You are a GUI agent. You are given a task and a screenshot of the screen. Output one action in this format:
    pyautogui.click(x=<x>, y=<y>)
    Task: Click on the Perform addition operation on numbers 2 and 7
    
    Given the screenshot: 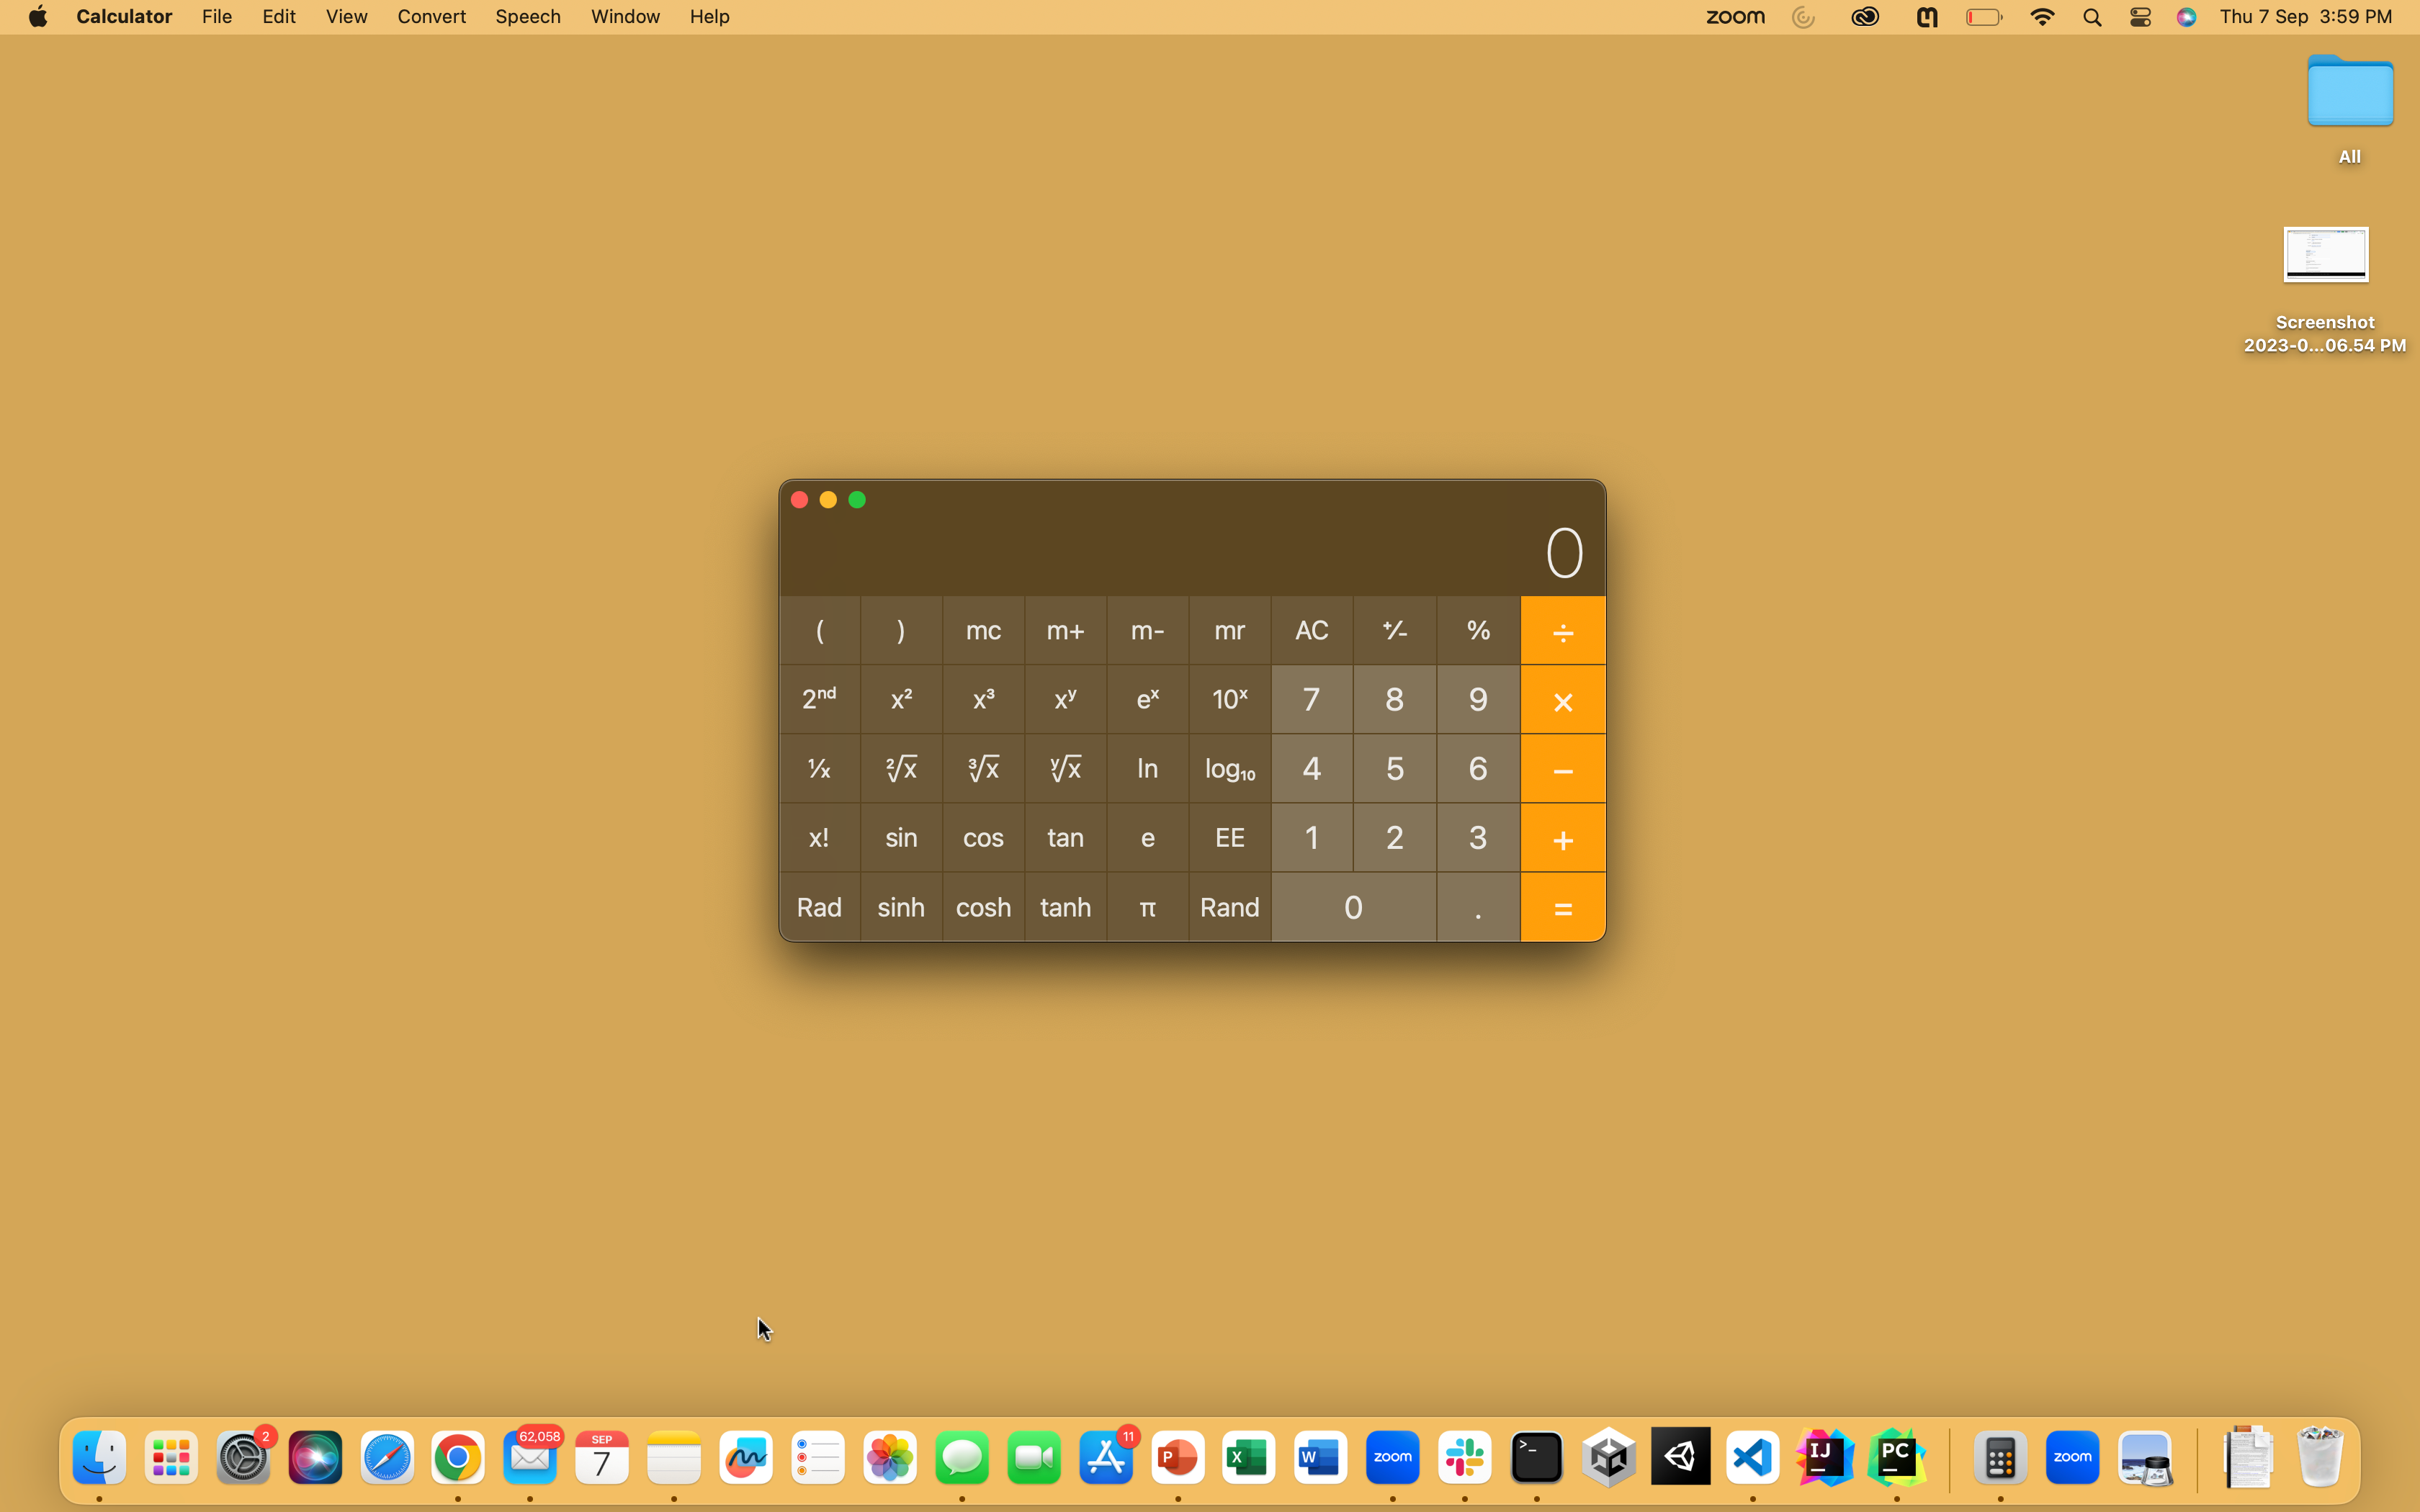 What is the action you would take?
    pyautogui.click(x=1394, y=834)
    